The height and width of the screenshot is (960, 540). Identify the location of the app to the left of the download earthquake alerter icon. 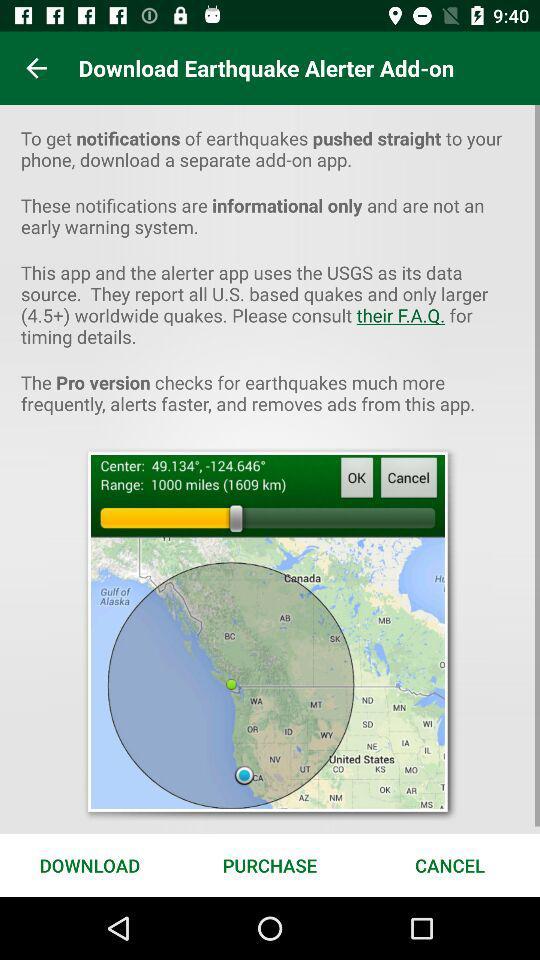
(36, 68).